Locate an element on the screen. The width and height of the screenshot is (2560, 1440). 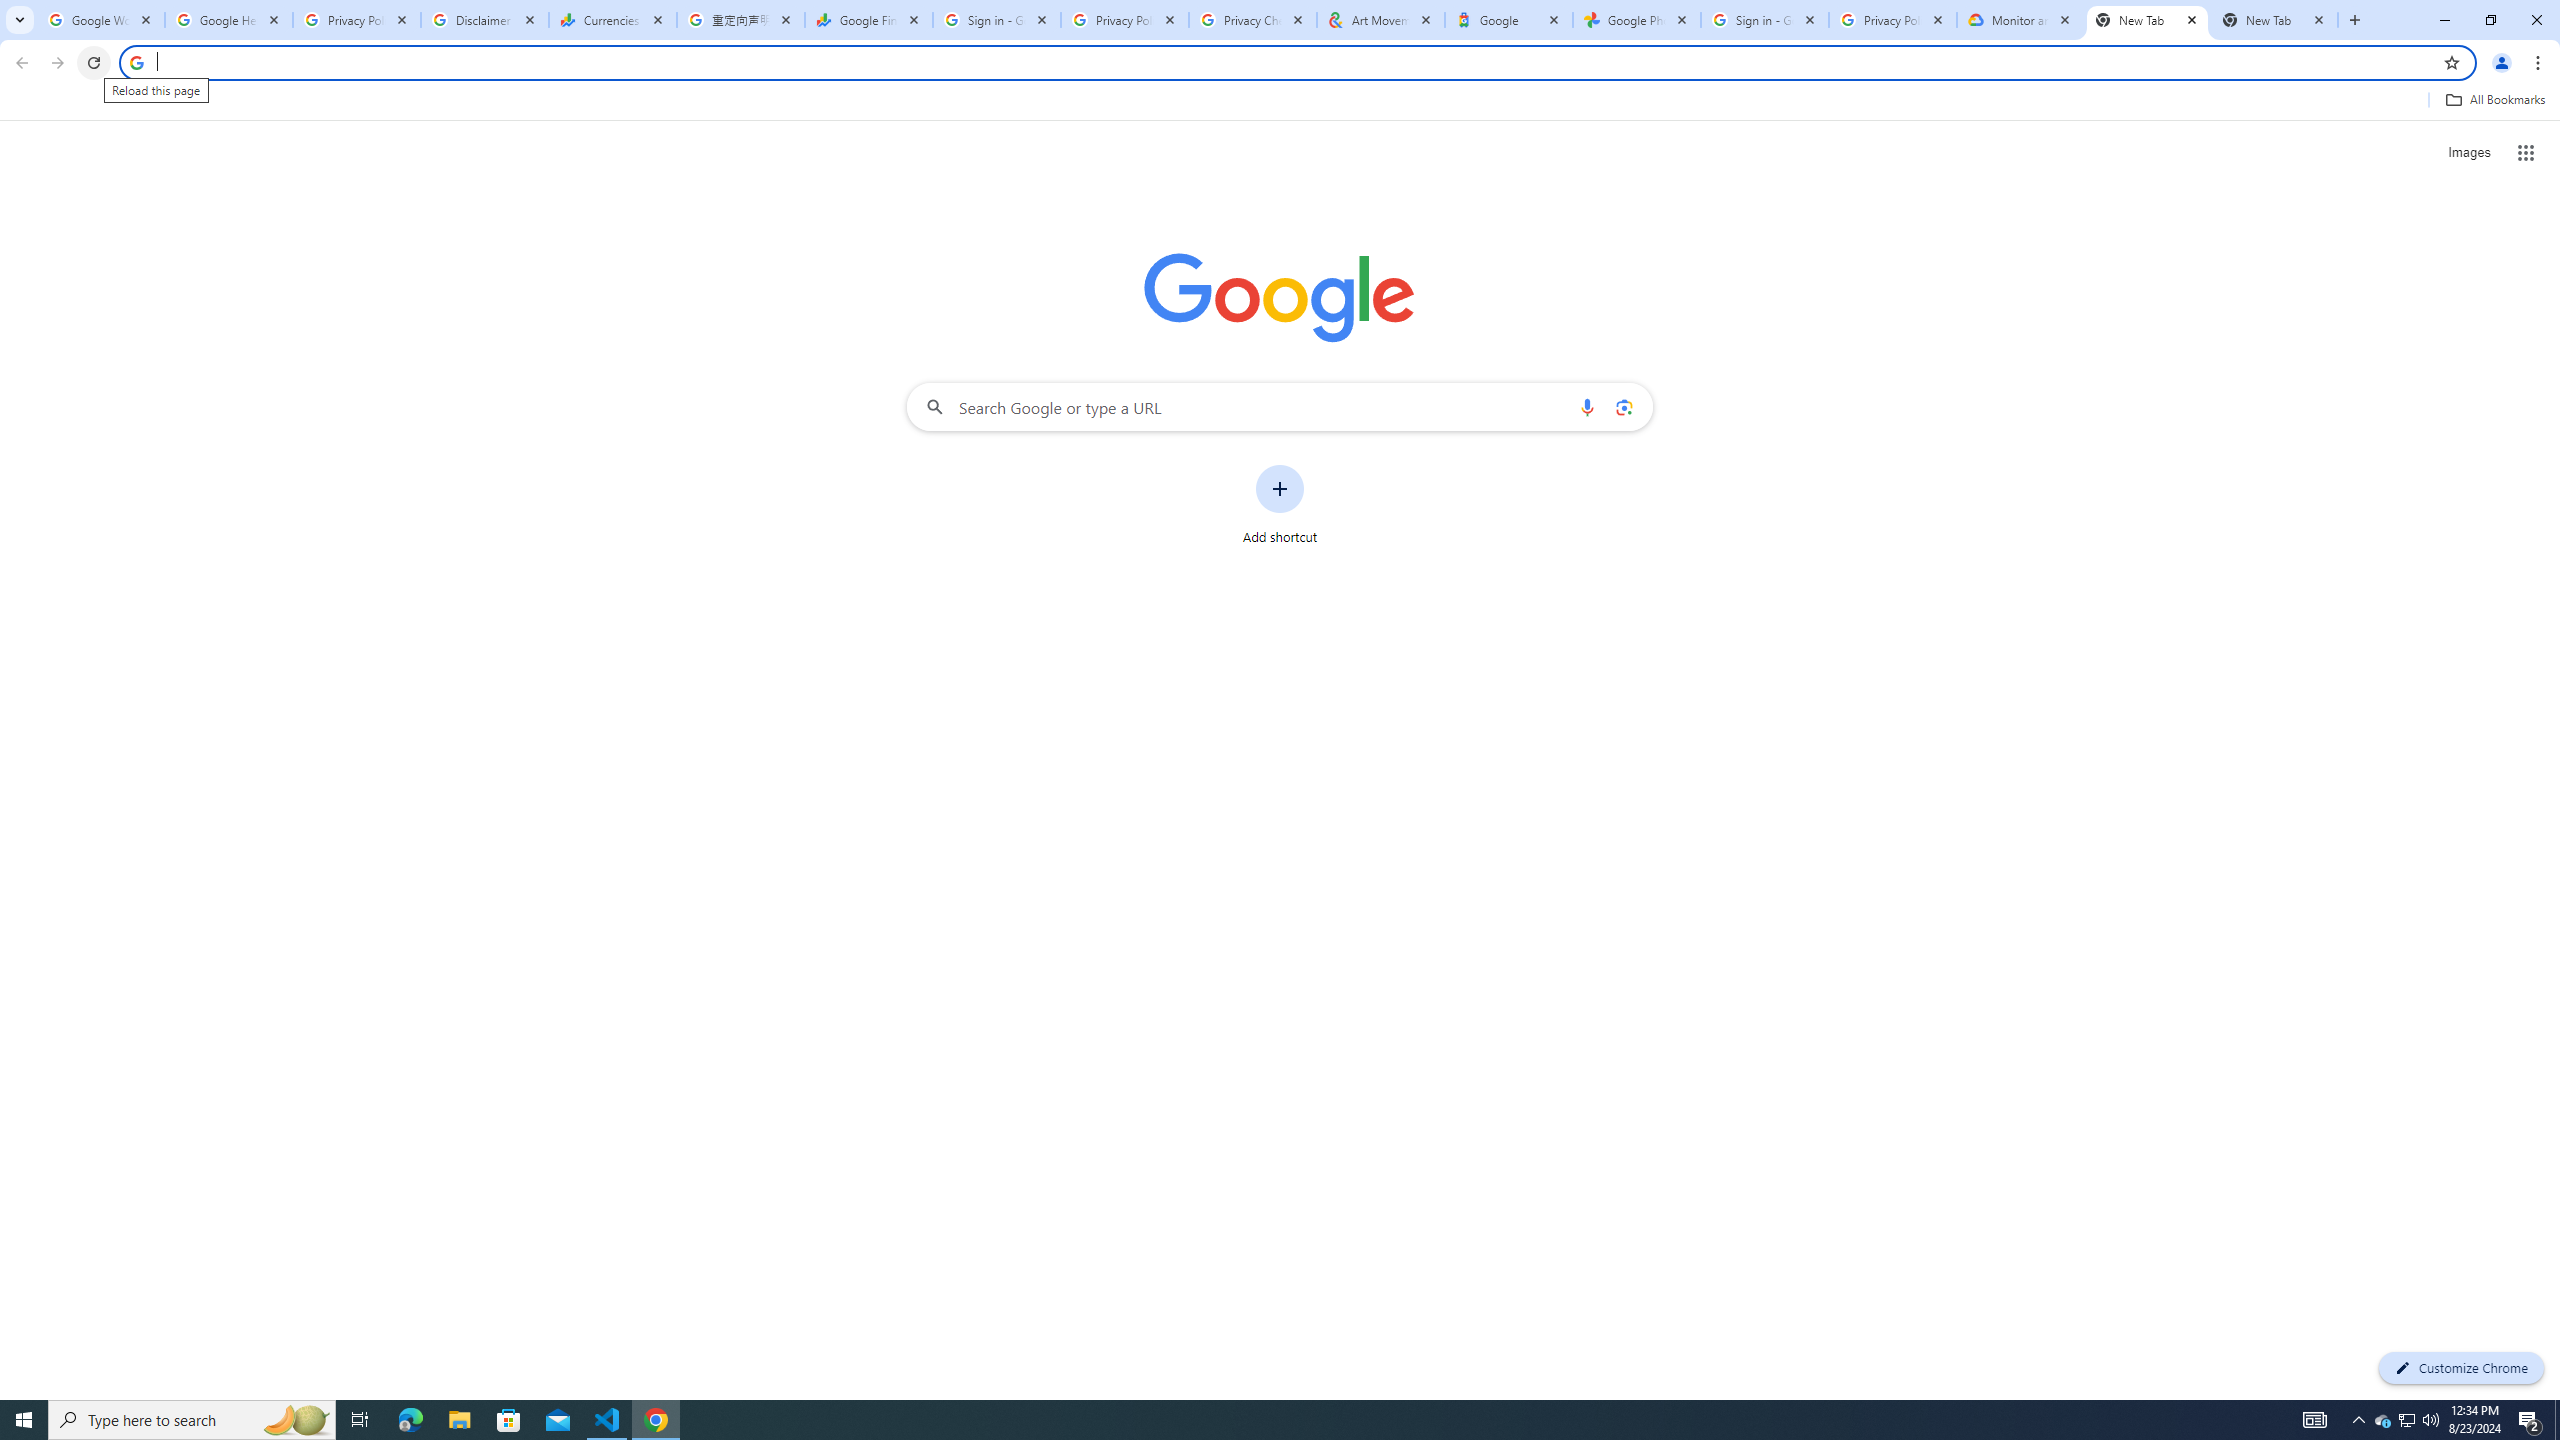
'Search by image' is located at coordinates (1622, 405).